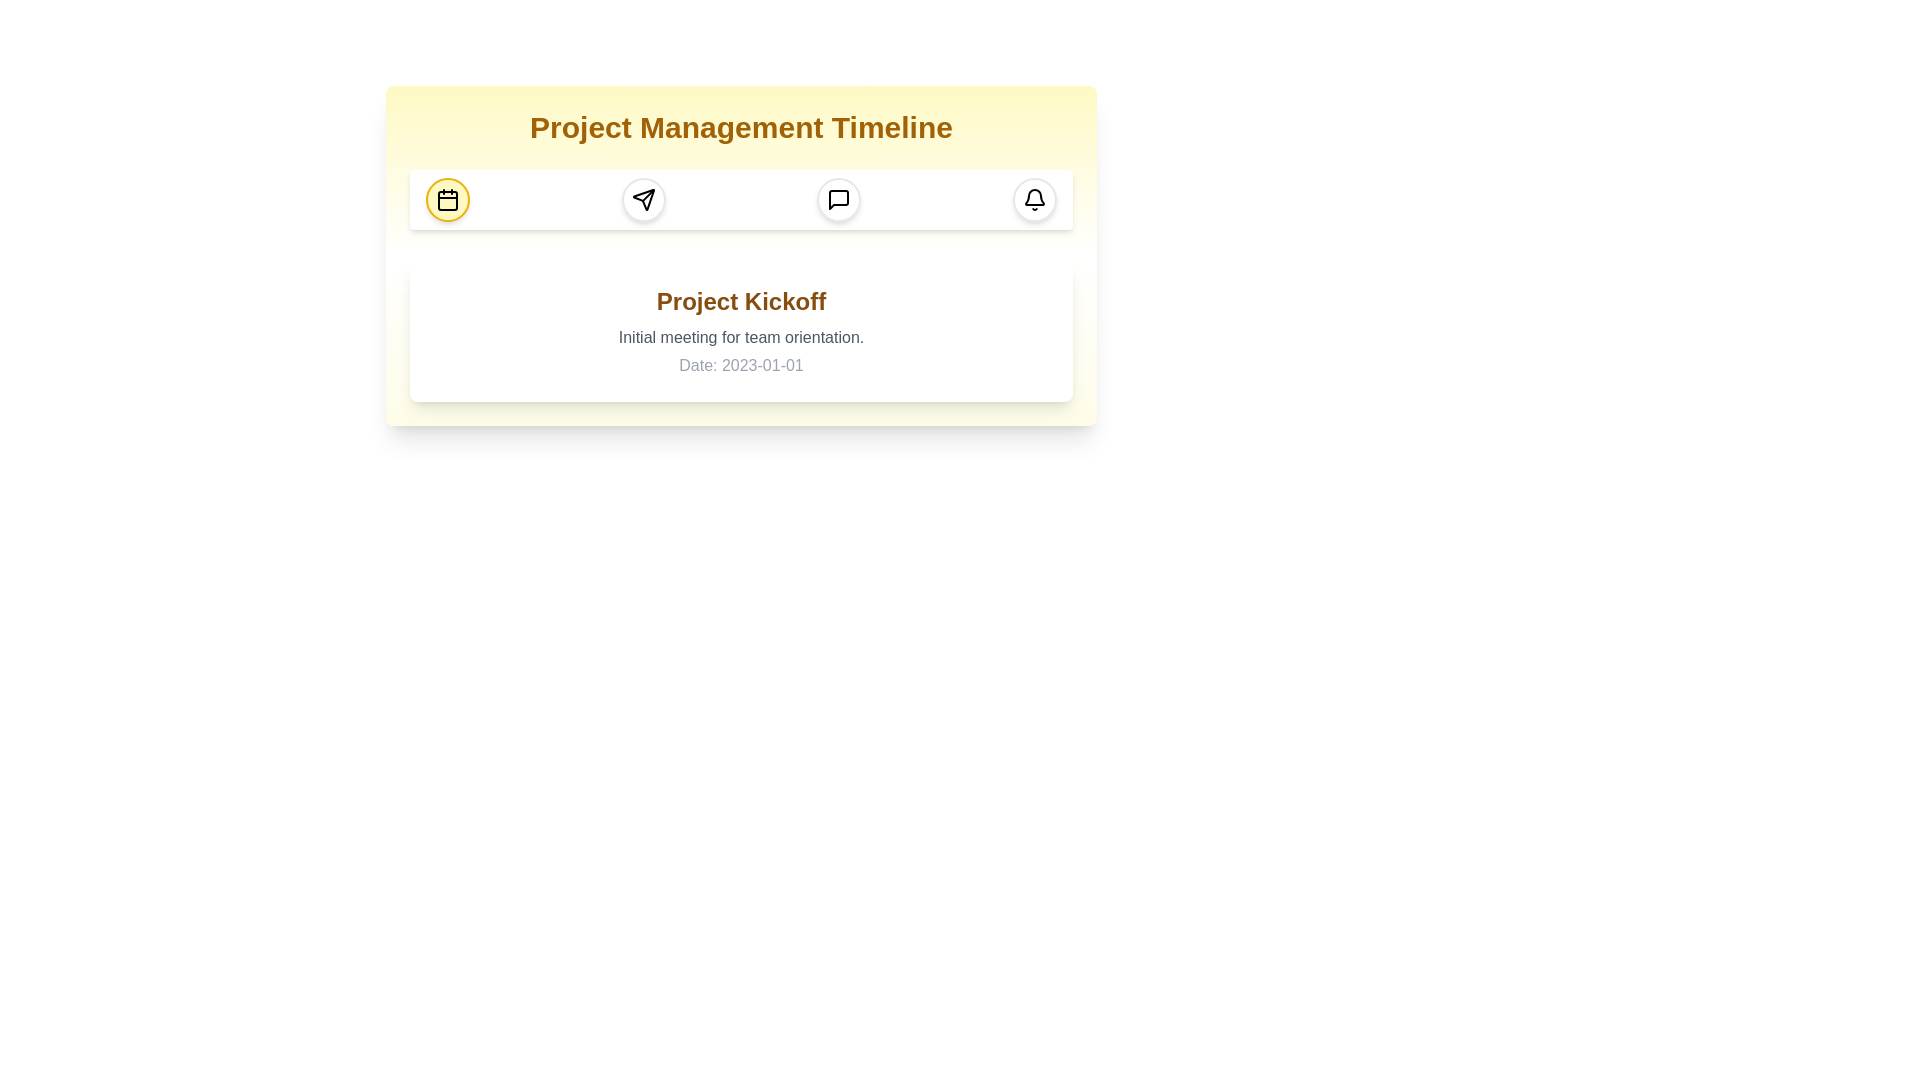 This screenshot has width=1920, height=1080. What do you see at coordinates (839, 200) in the screenshot?
I see `the speech bubble icon in the navigation bar for accessibility navigation` at bounding box center [839, 200].